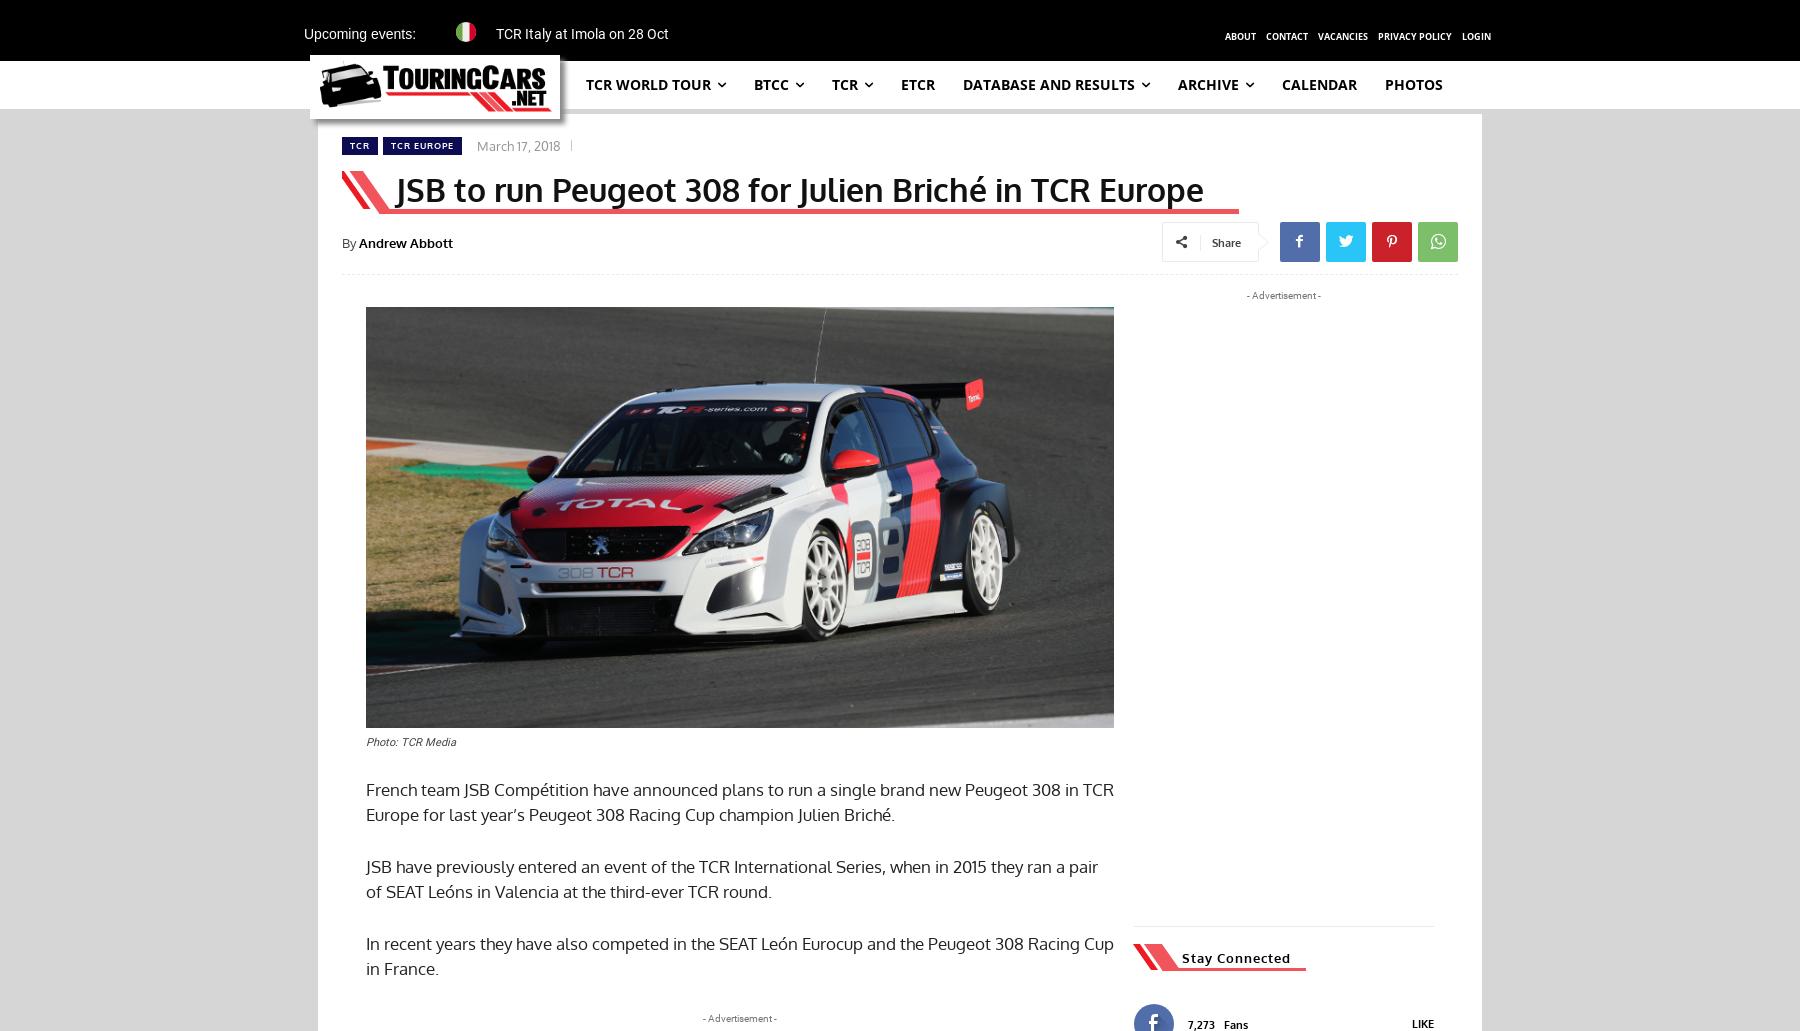 The image size is (1800, 1031). Describe the element at coordinates (342, 241) in the screenshot. I see `'By'` at that location.